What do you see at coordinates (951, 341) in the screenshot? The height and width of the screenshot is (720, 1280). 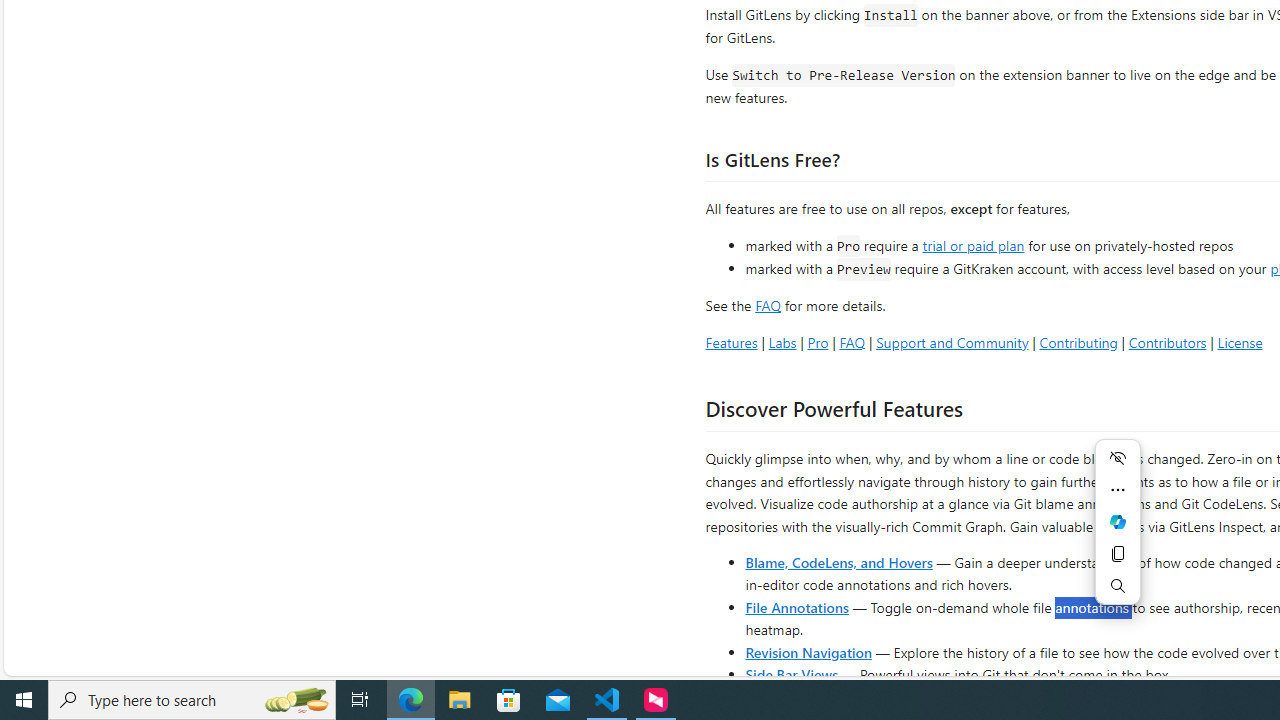 I see `'Support and Community'` at bounding box center [951, 341].